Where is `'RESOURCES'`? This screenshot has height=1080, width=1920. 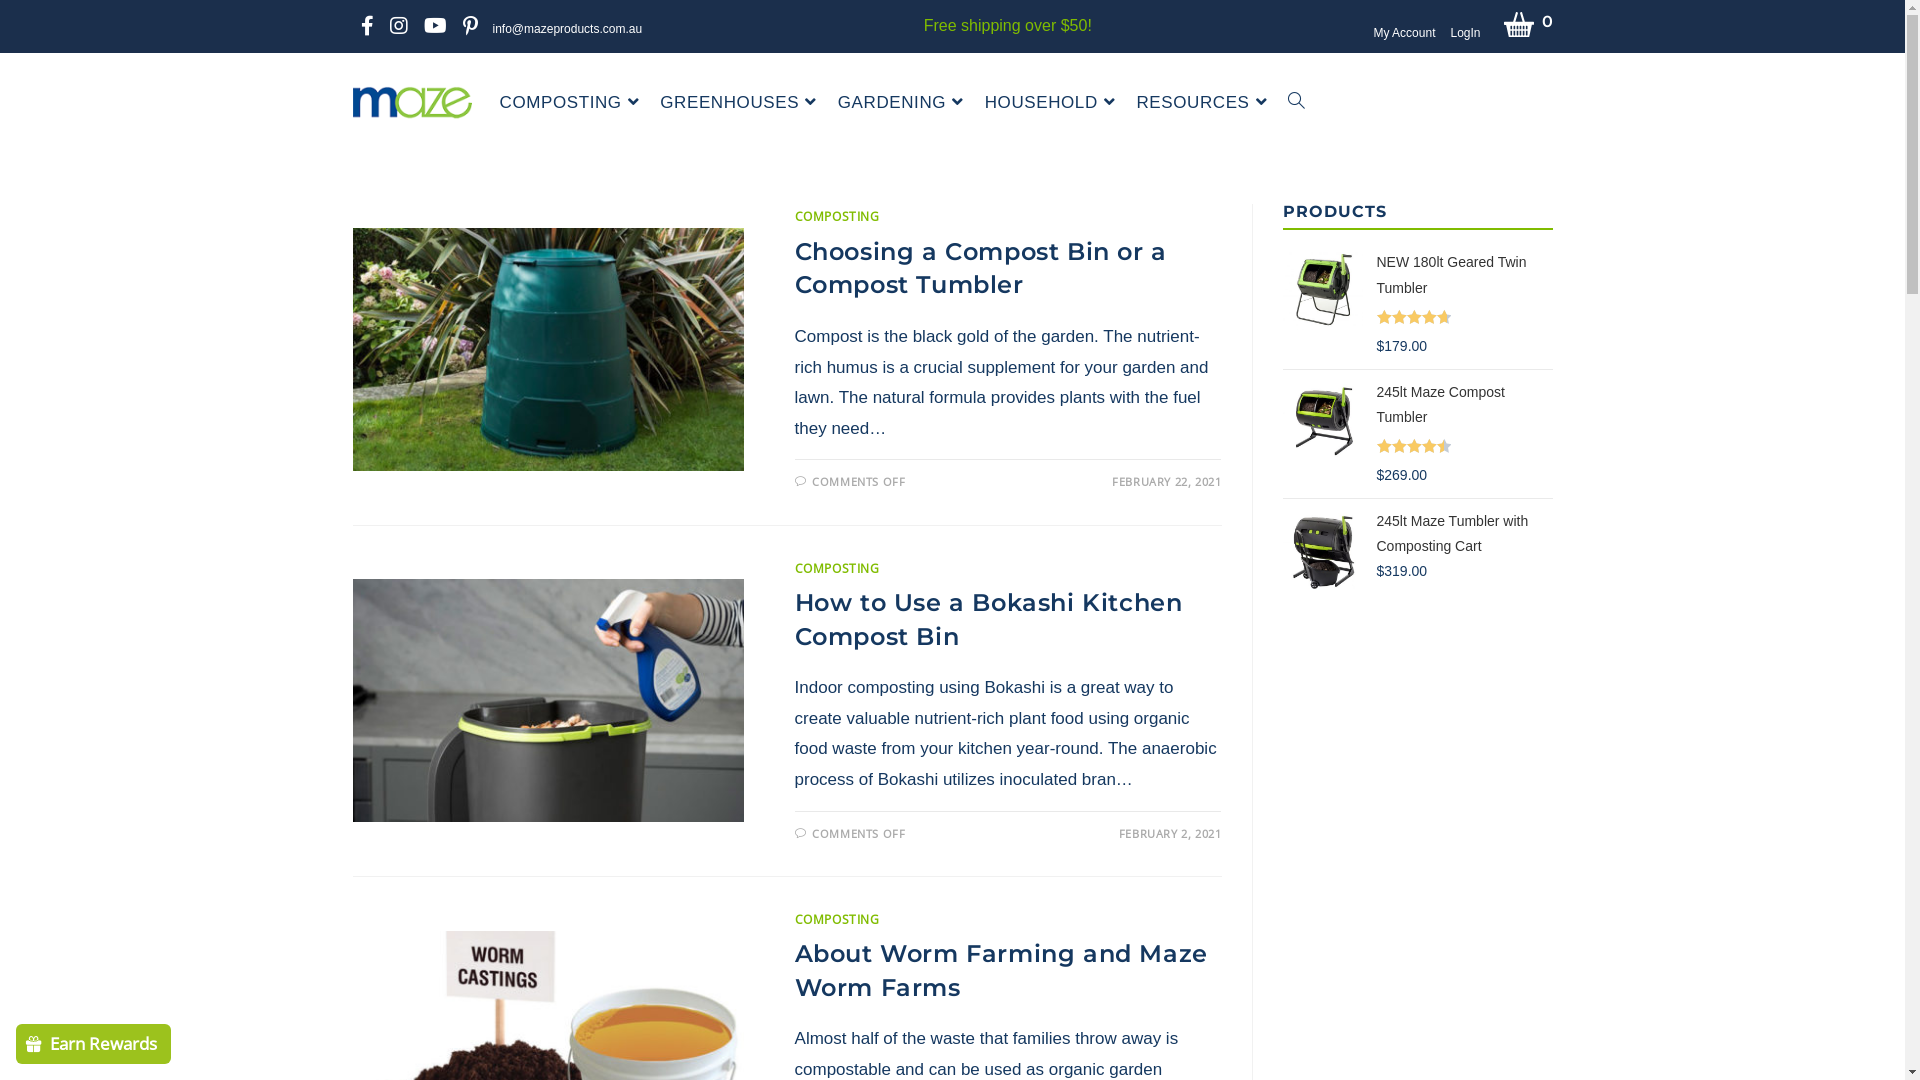
'RESOURCES' is located at coordinates (1203, 103).